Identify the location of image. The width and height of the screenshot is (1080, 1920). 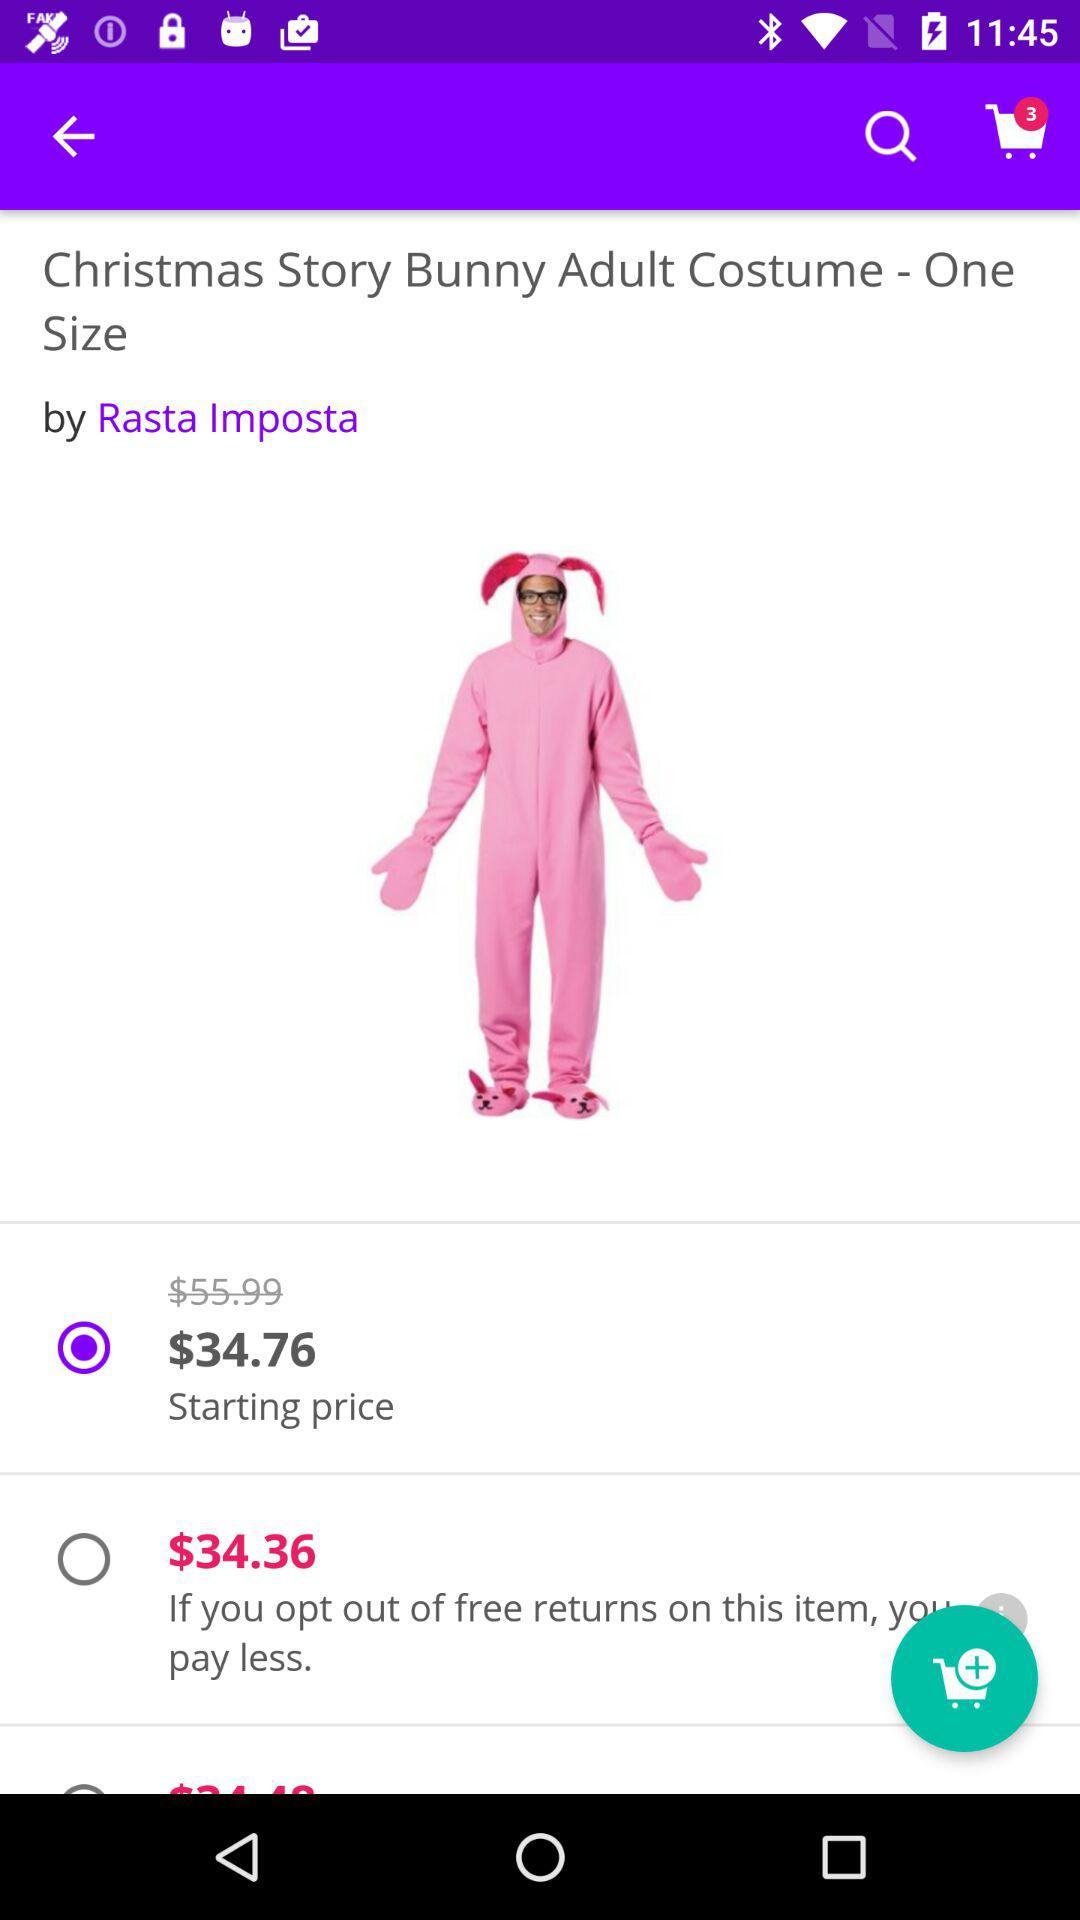
(540, 835).